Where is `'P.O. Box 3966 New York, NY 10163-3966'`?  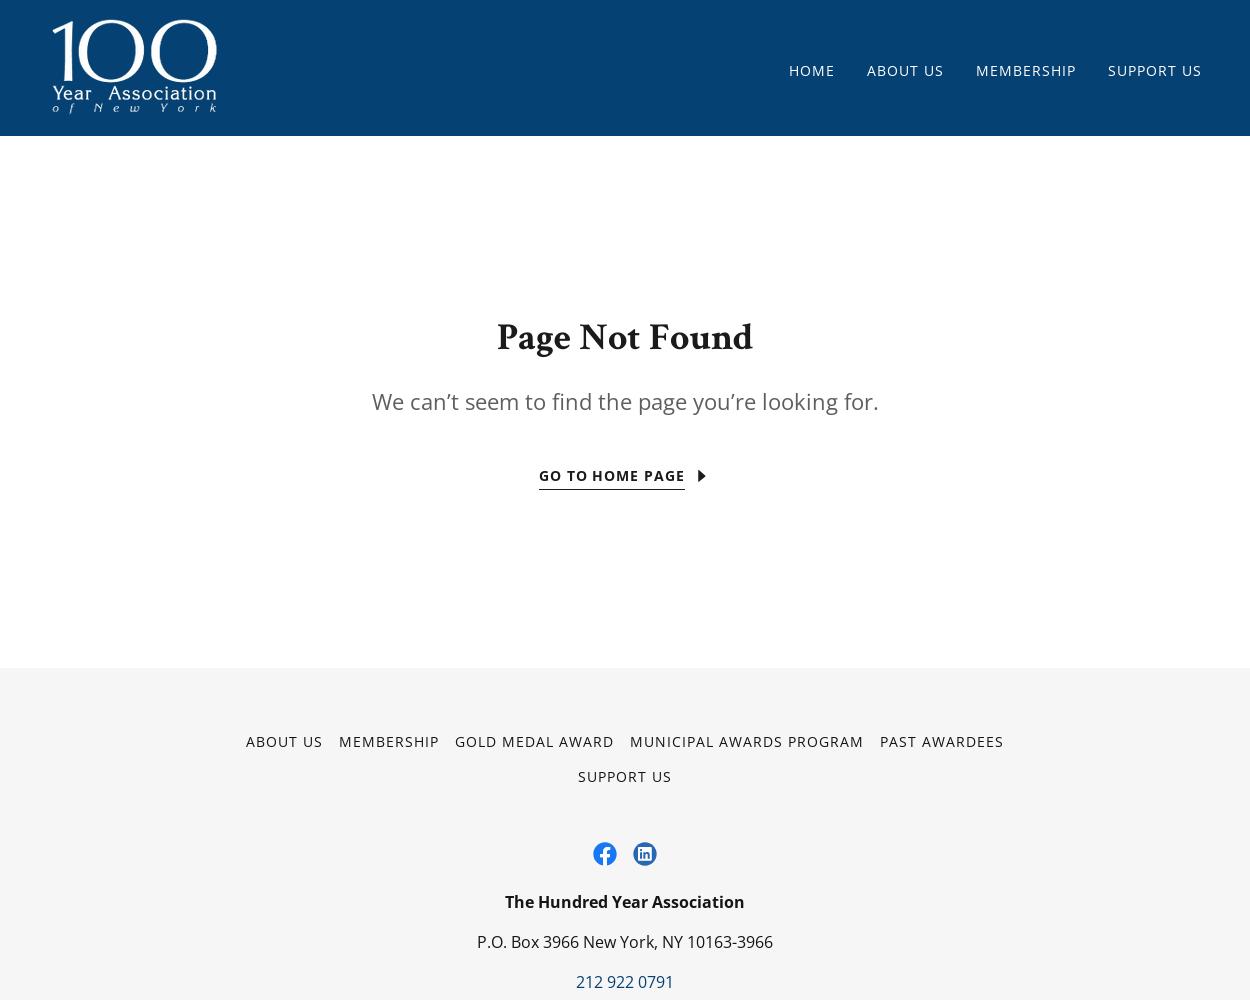 'P.O. Box 3966 New York, NY 10163-3966' is located at coordinates (625, 941).